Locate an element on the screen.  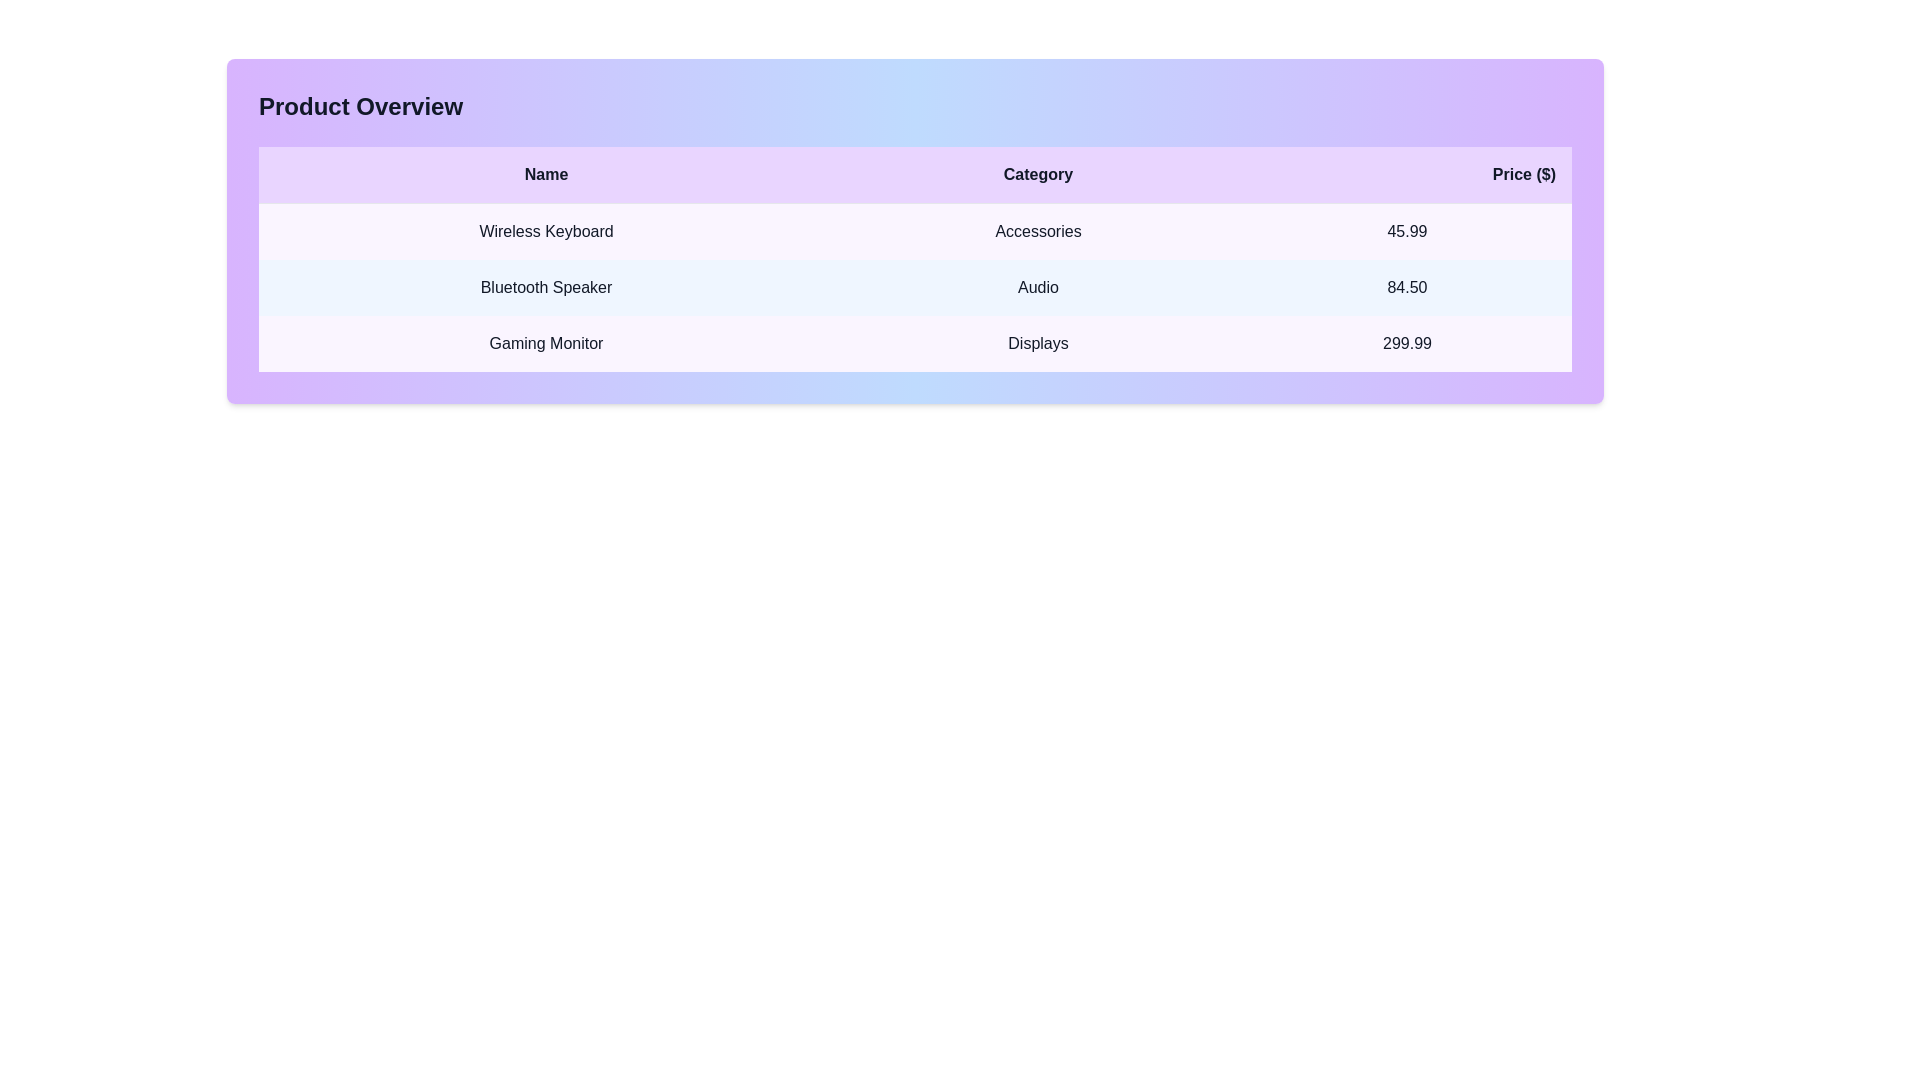
the price label located in the last column of the third row in the 'Product Overview' table, which is positioned below the 'Price' header is located at coordinates (1406, 342).